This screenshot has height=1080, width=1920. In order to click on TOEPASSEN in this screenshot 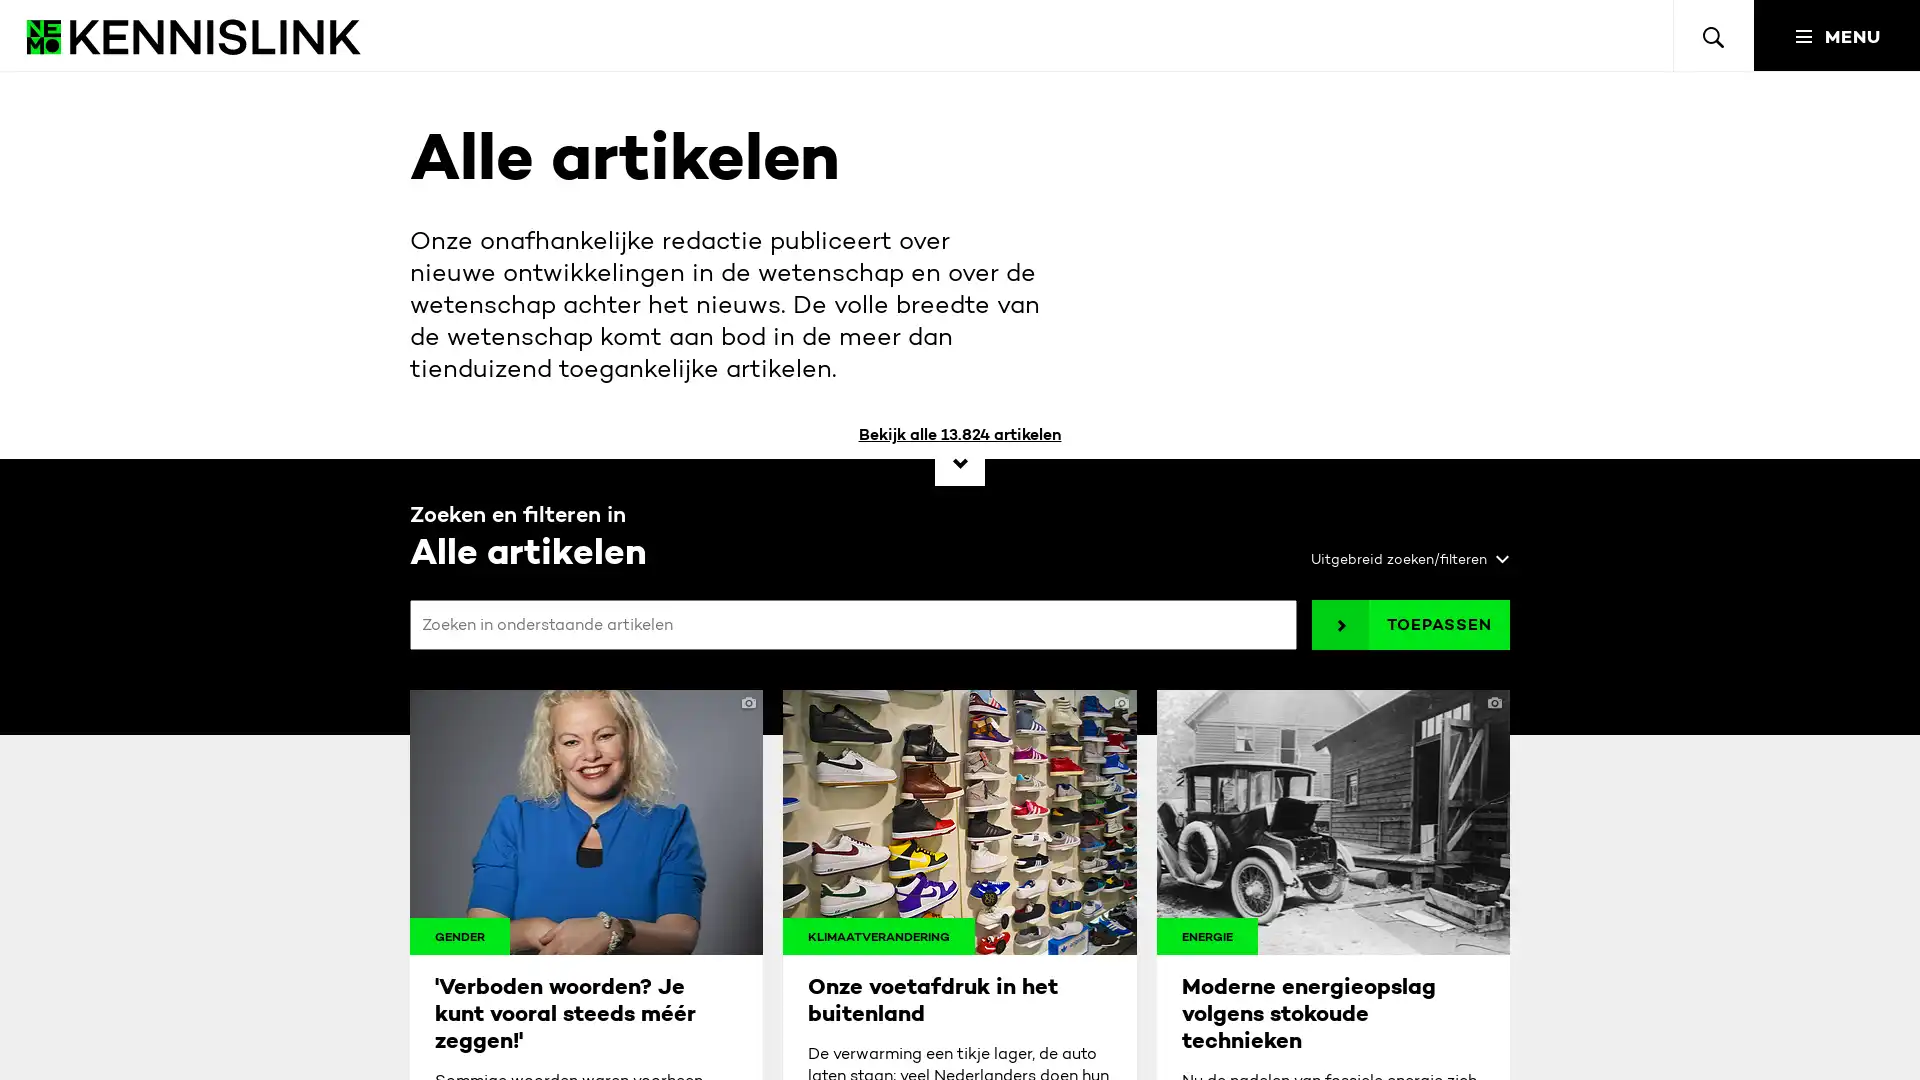, I will do `click(1410, 623)`.